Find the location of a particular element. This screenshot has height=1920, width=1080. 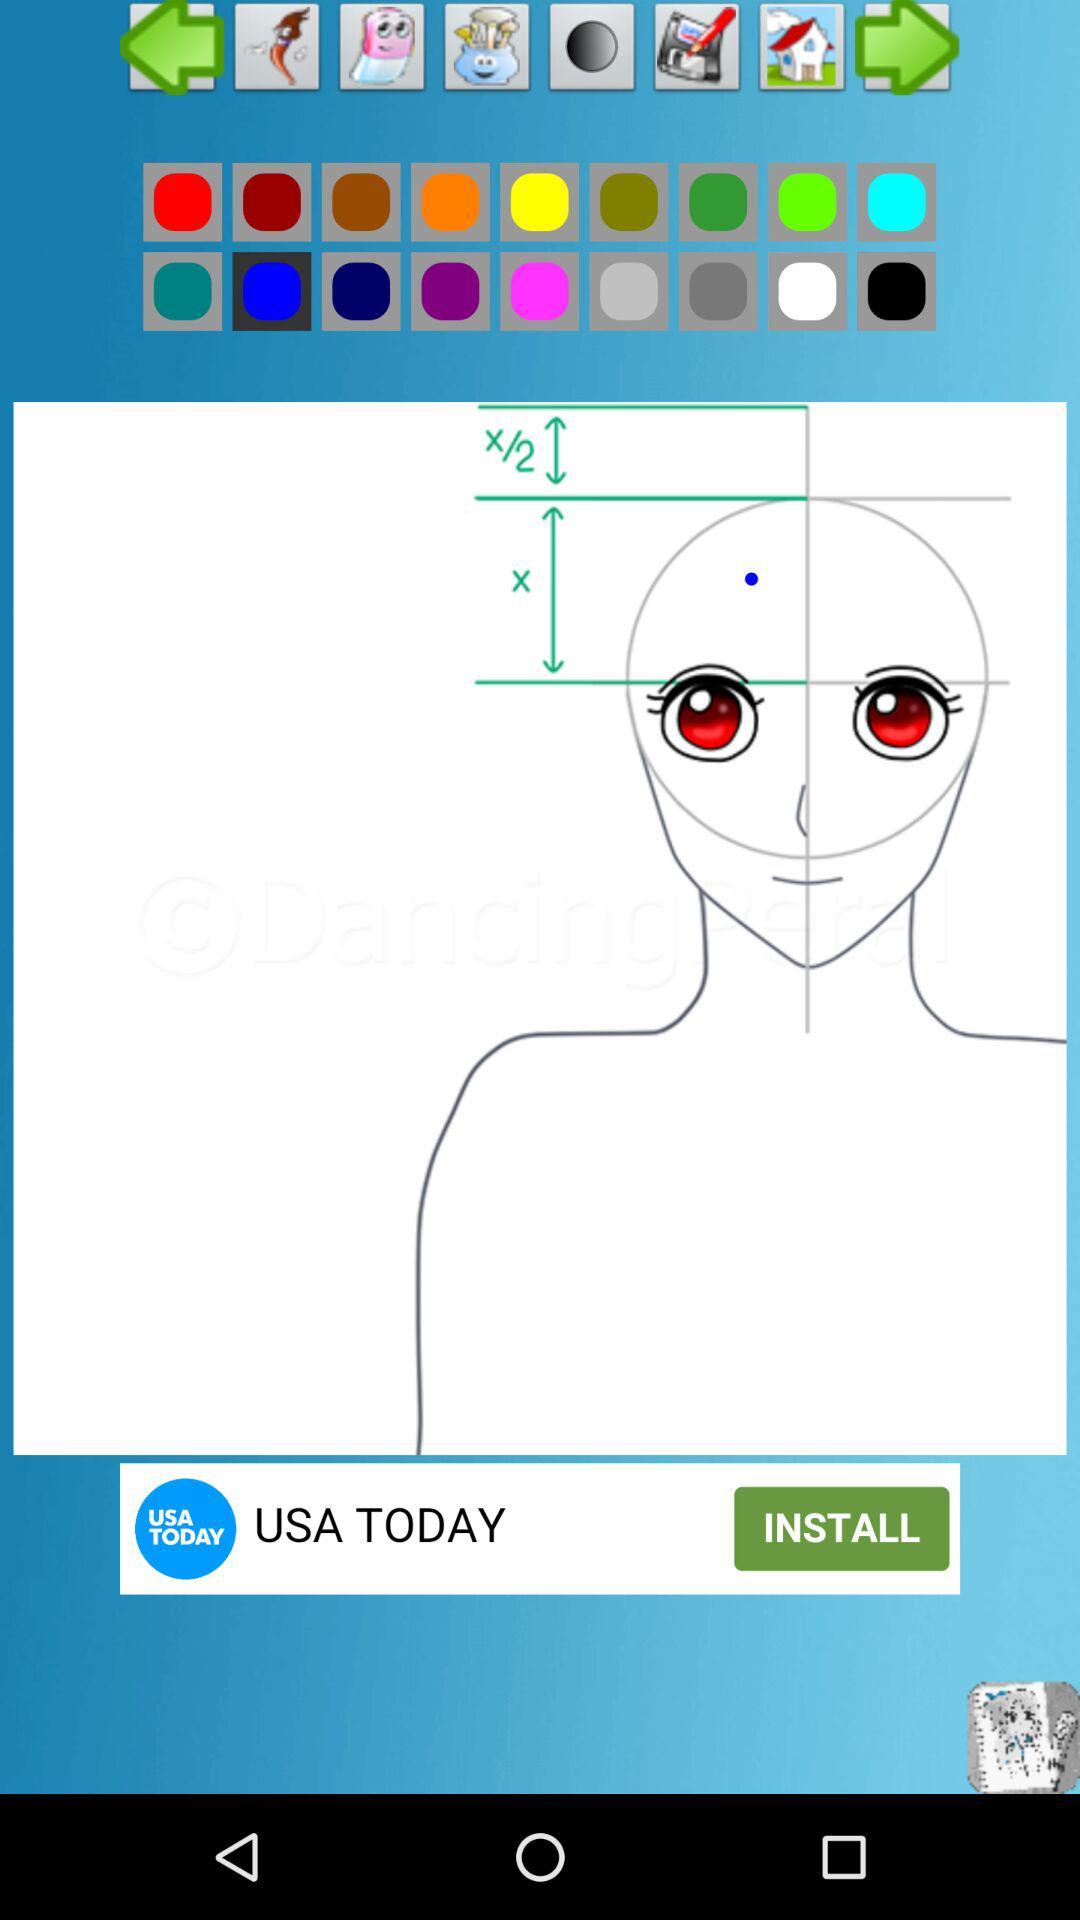

this color is located at coordinates (361, 202).